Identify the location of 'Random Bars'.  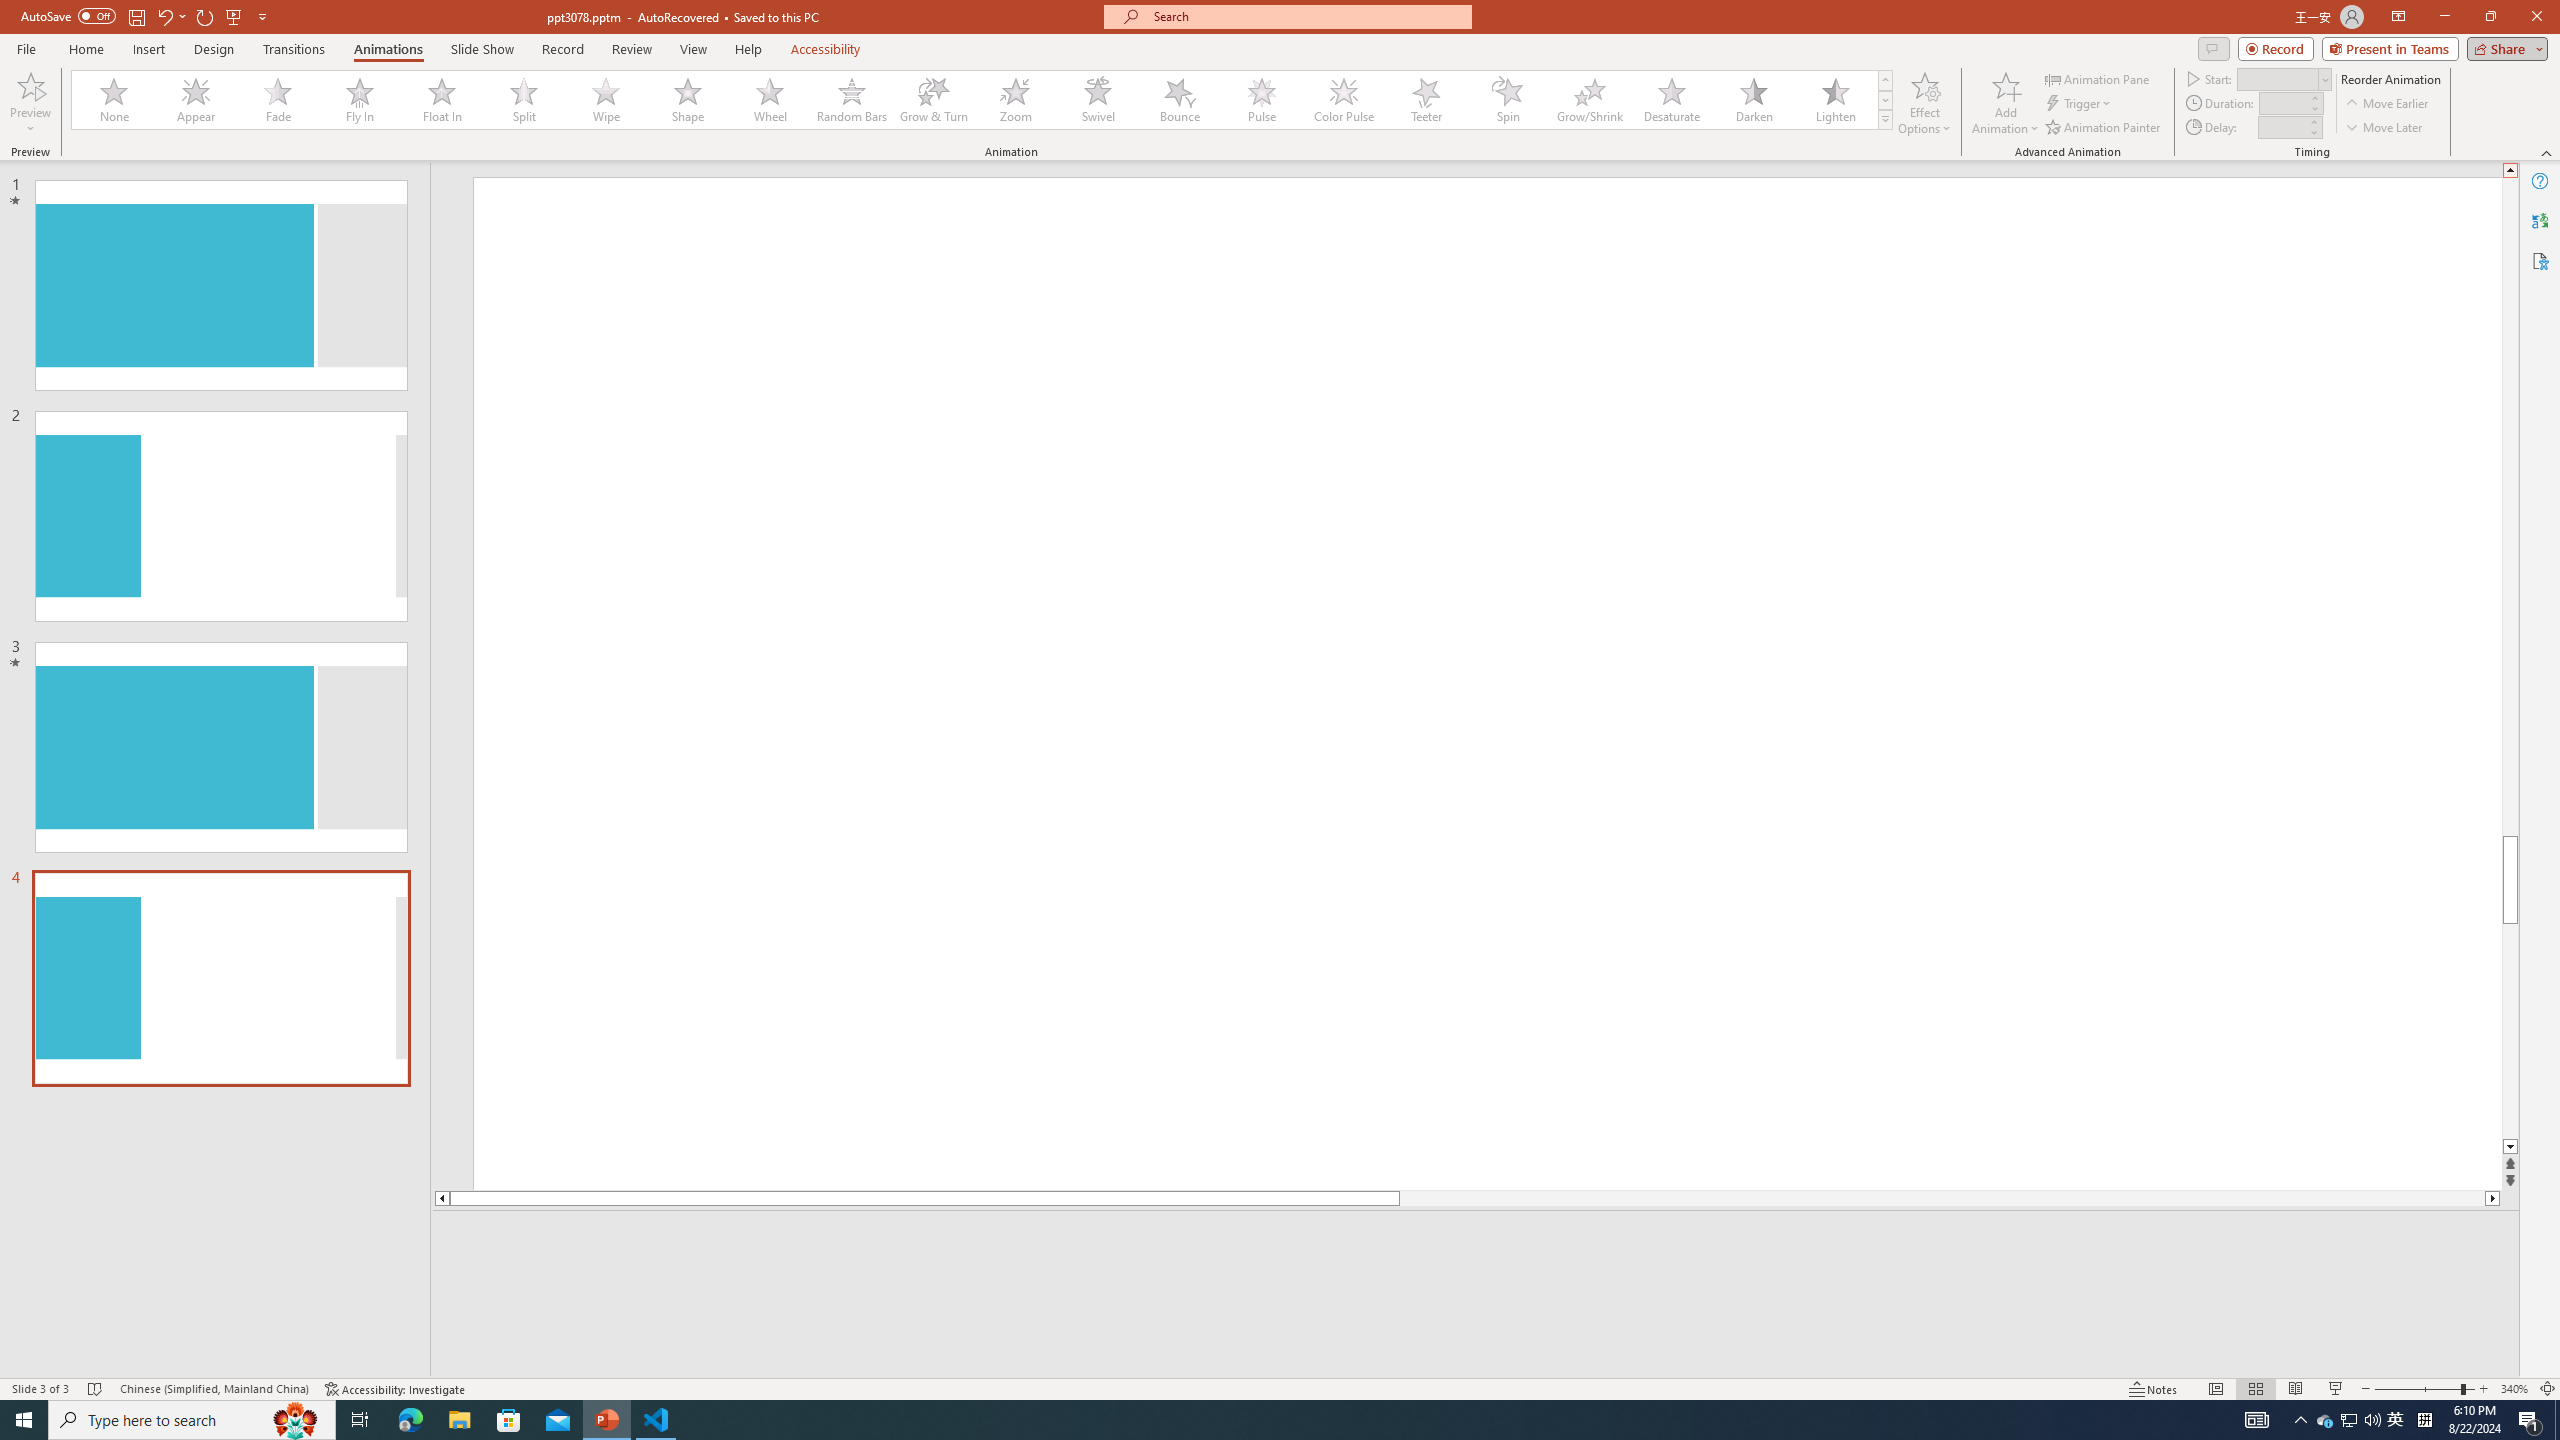
(851, 99).